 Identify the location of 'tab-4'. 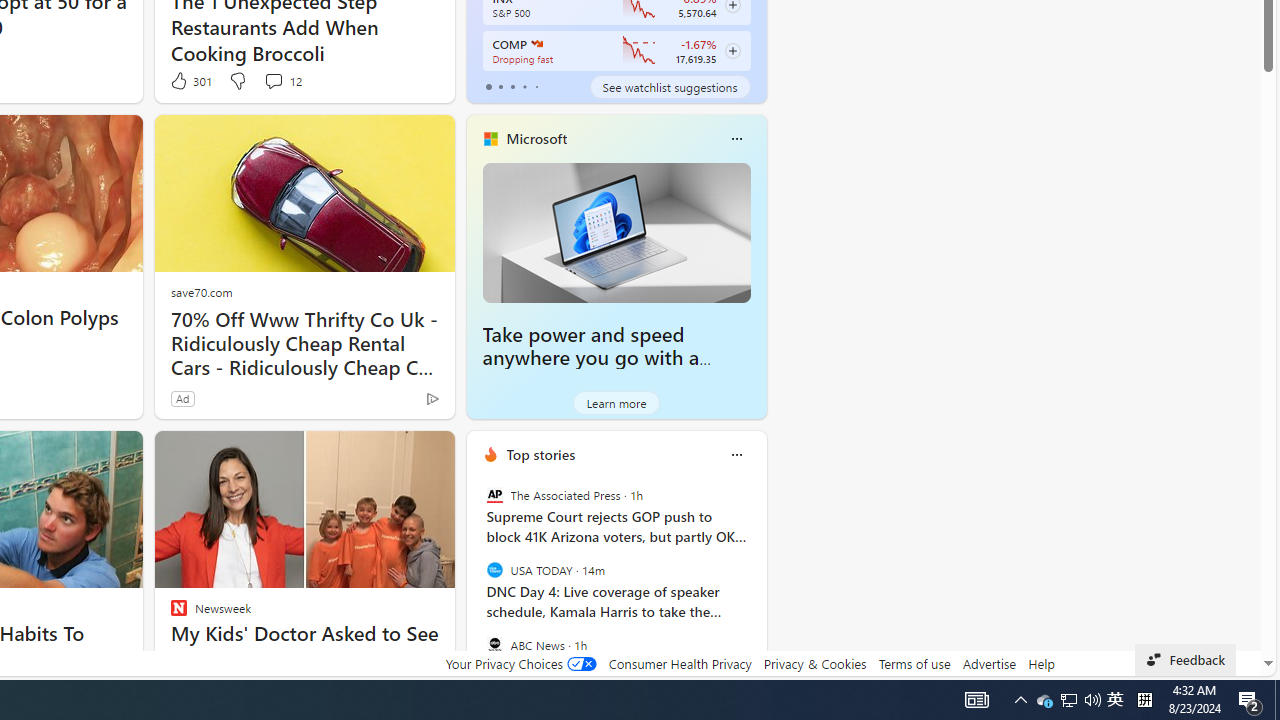
(536, 86).